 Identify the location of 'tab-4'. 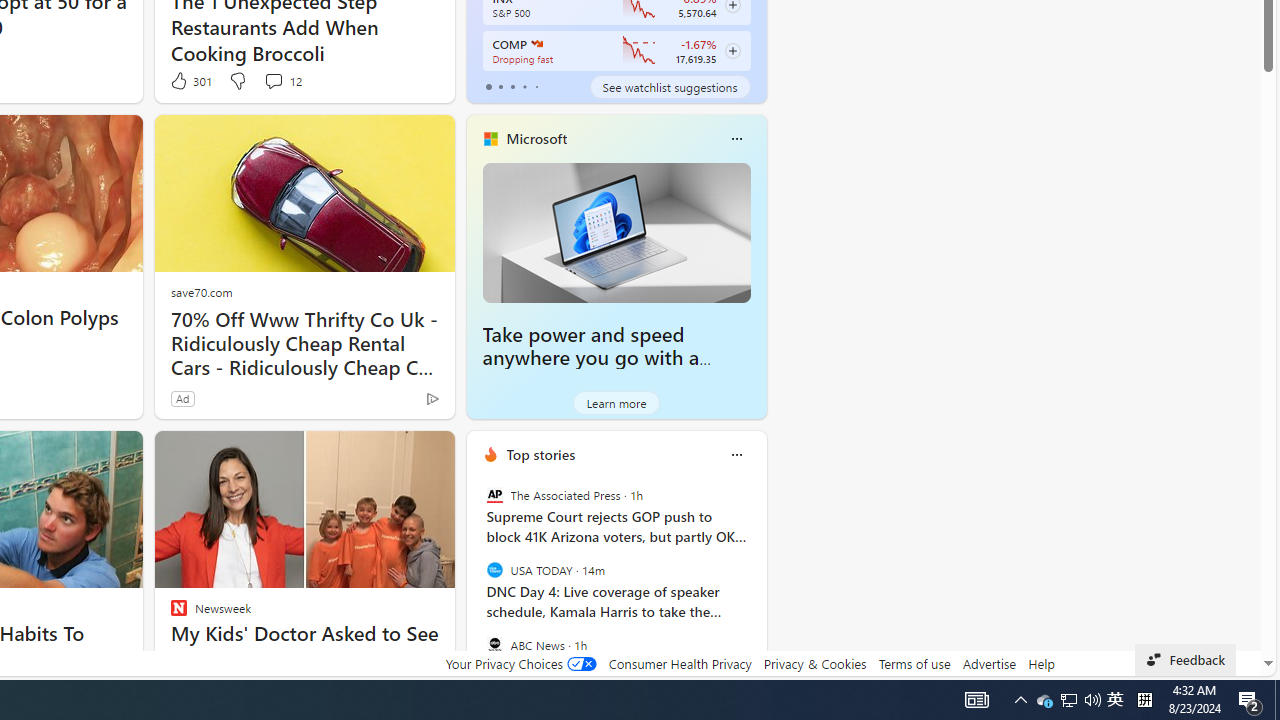
(536, 86).